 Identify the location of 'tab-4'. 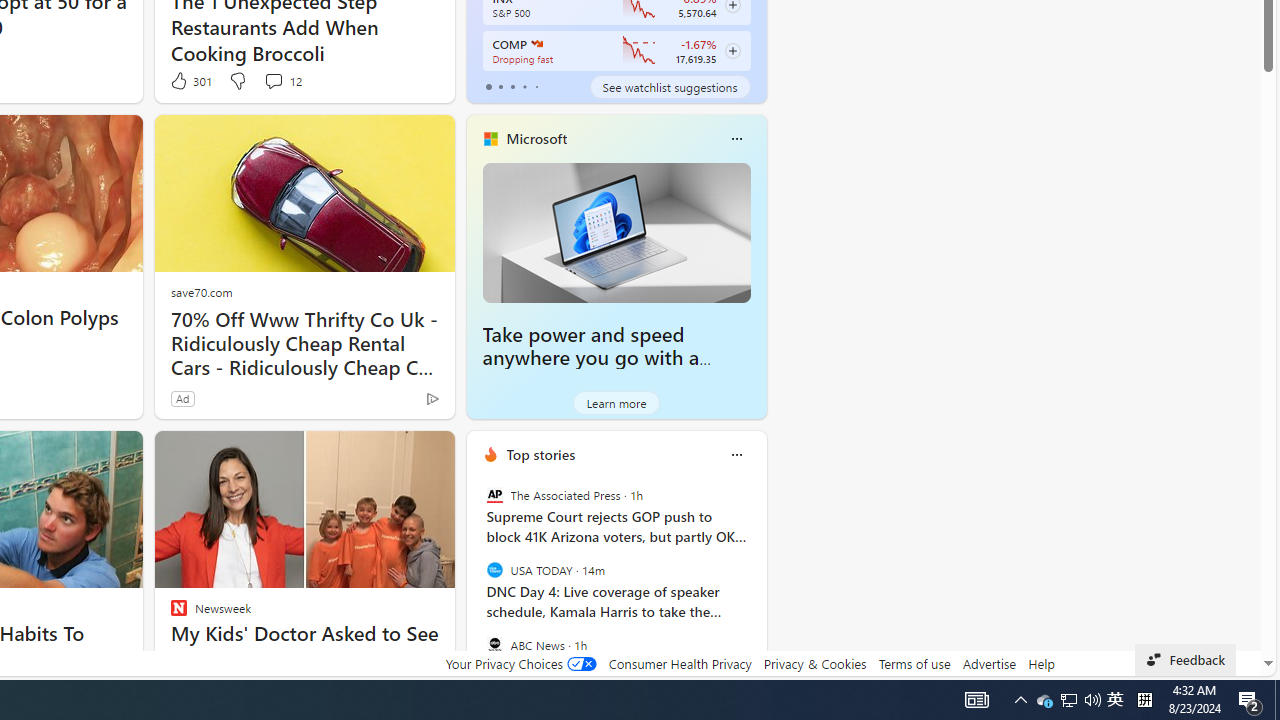
(536, 86).